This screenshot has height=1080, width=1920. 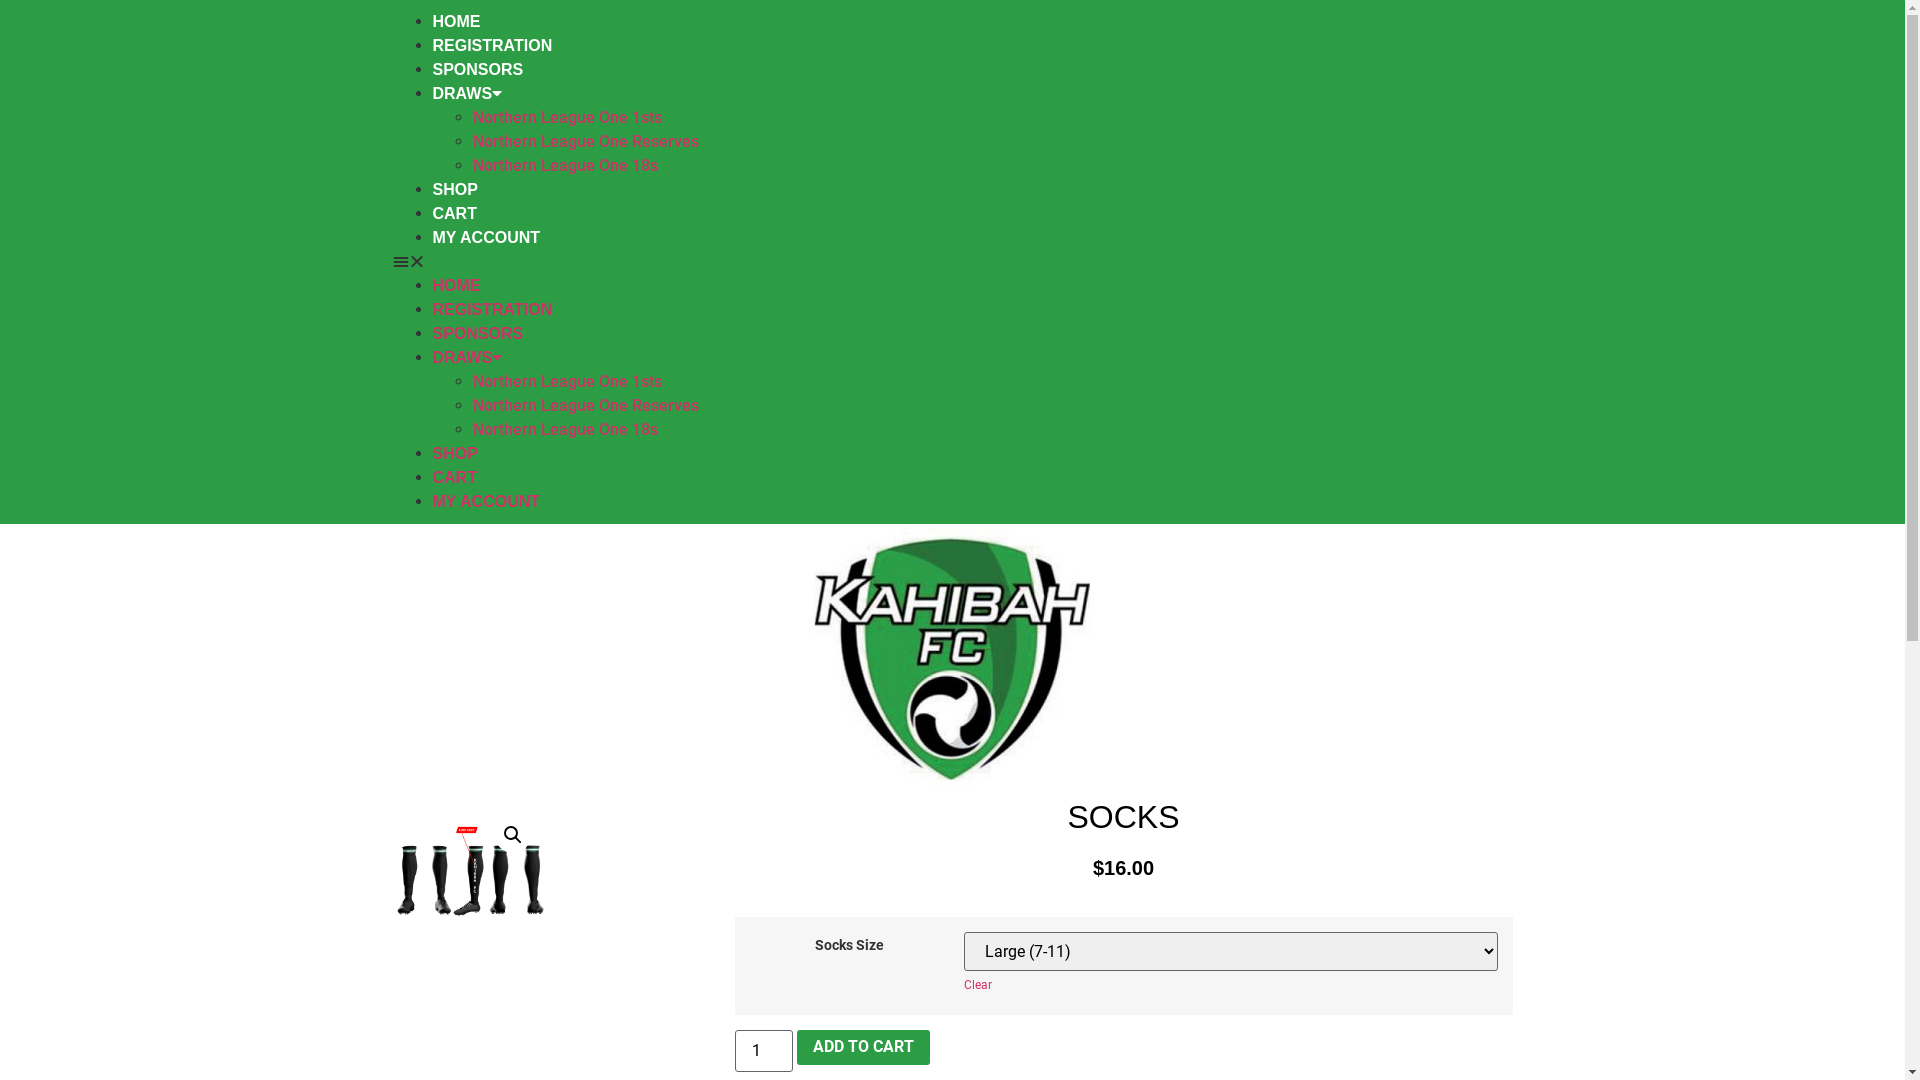 I want to click on 'socks', so click(x=468, y=877).